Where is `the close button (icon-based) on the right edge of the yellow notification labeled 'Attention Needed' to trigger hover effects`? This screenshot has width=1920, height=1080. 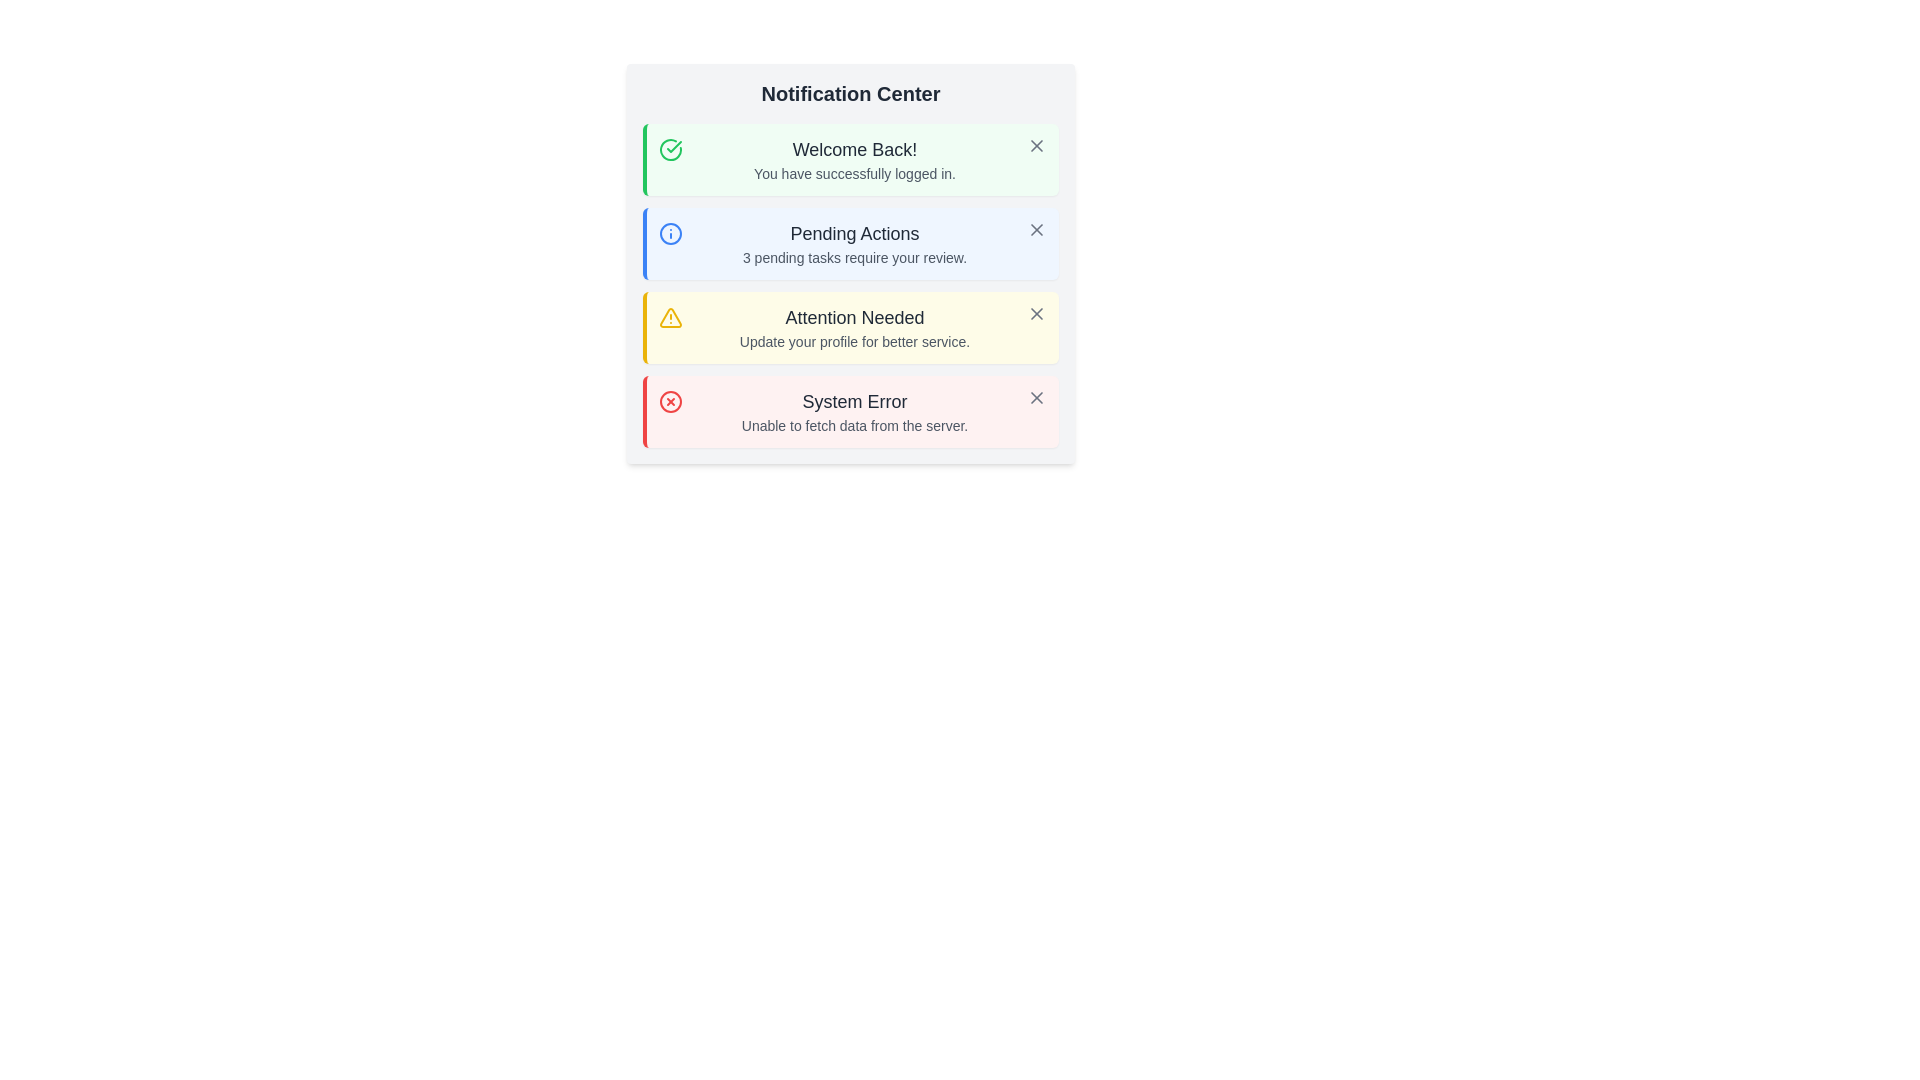
the close button (icon-based) on the right edge of the yellow notification labeled 'Attention Needed' to trigger hover effects is located at coordinates (1036, 313).